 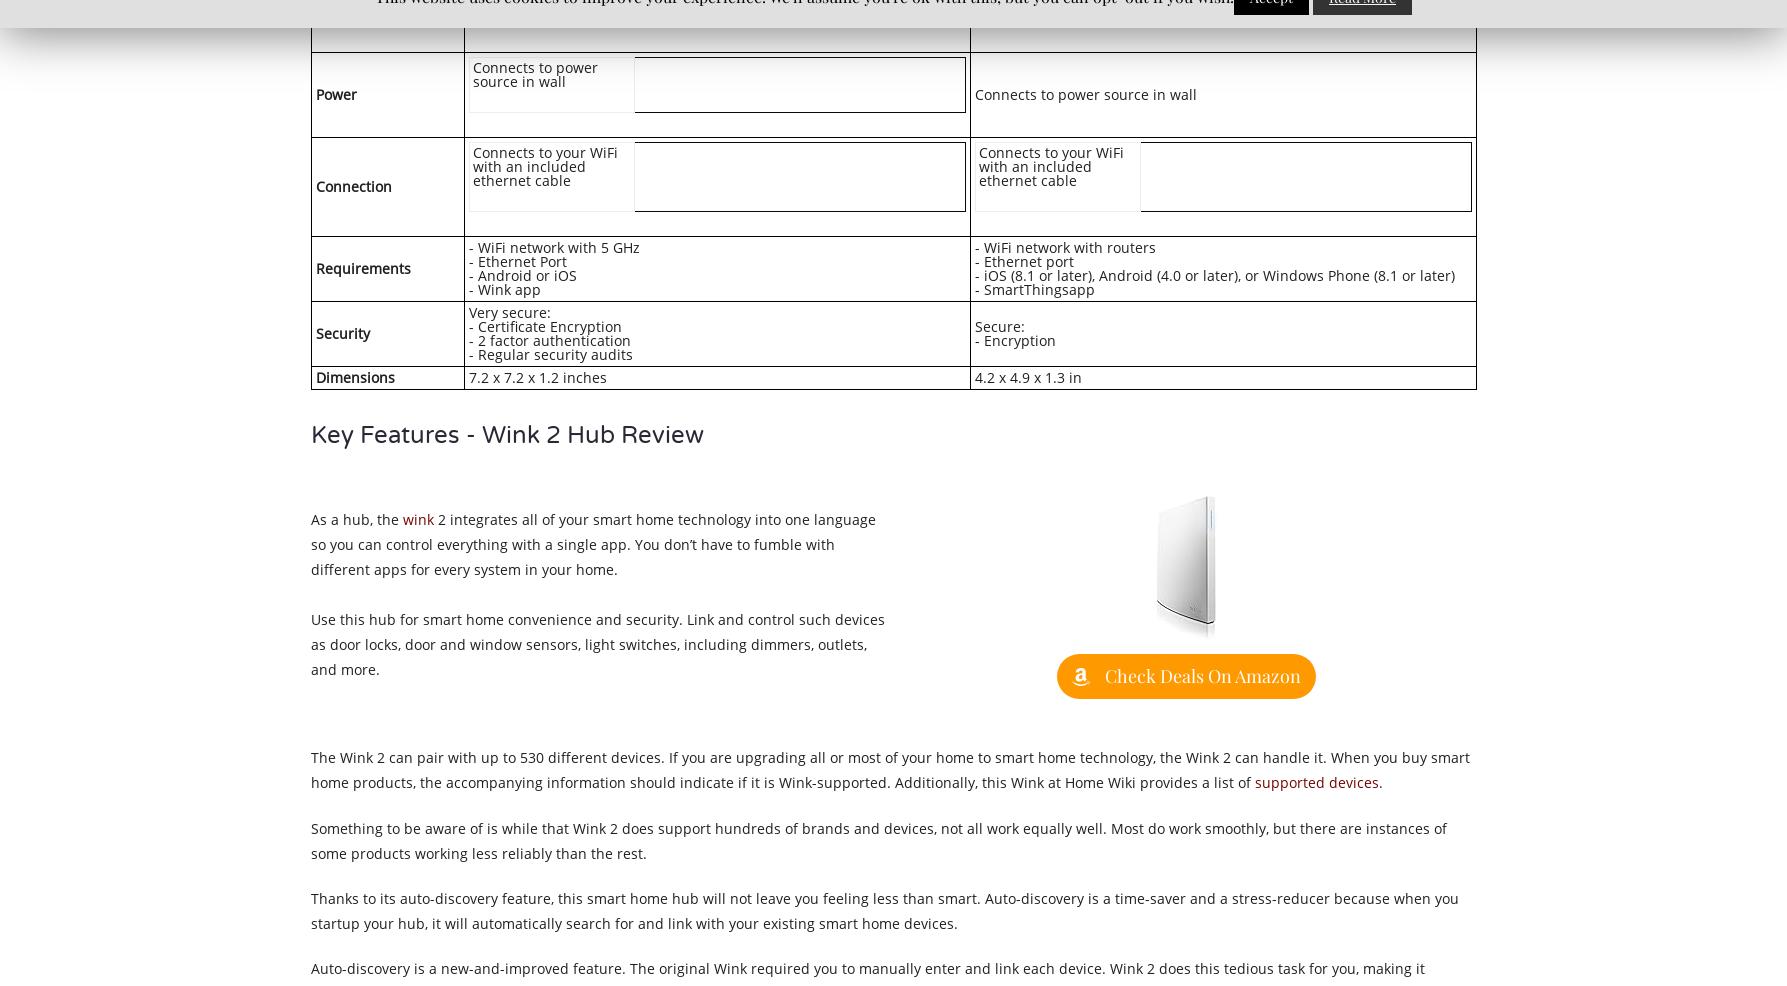 I want to click on 'Connection', so click(x=314, y=184).